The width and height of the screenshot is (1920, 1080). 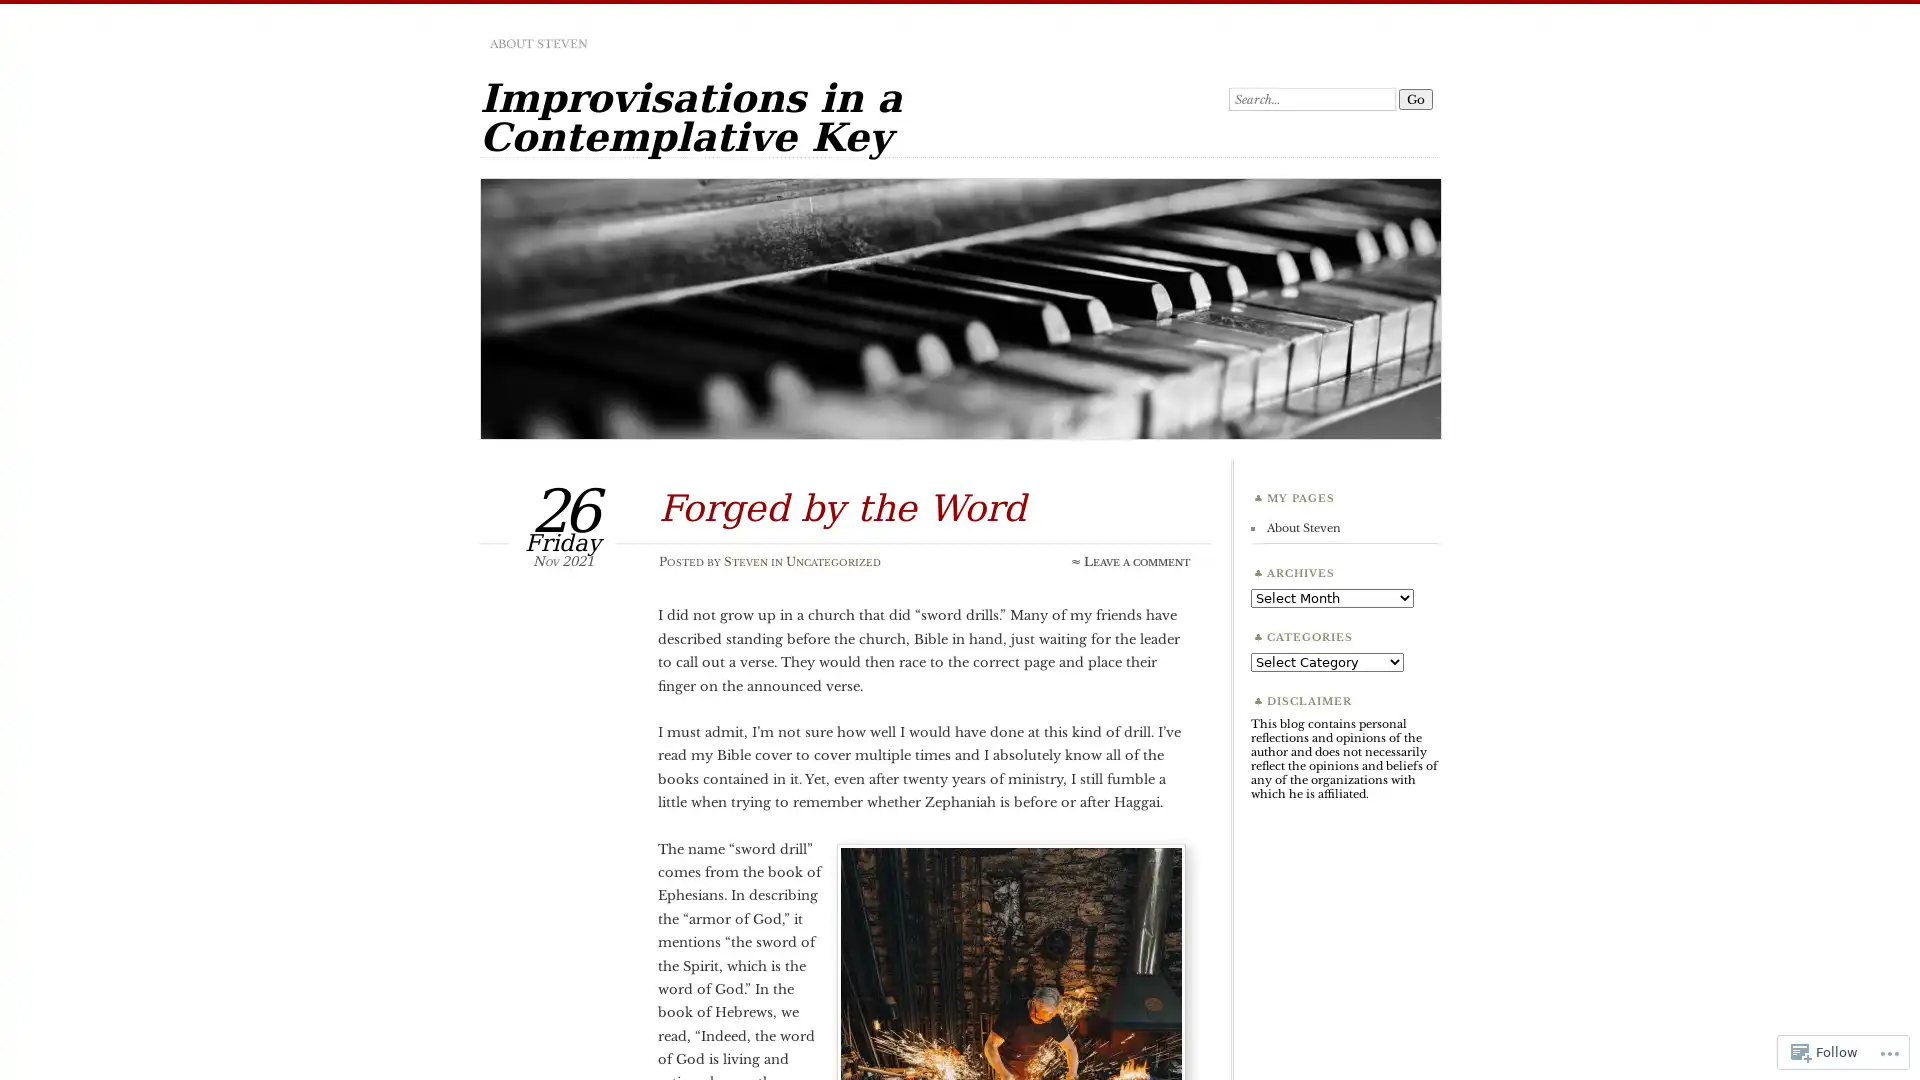 I want to click on Go, so click(x=1415, y=99).